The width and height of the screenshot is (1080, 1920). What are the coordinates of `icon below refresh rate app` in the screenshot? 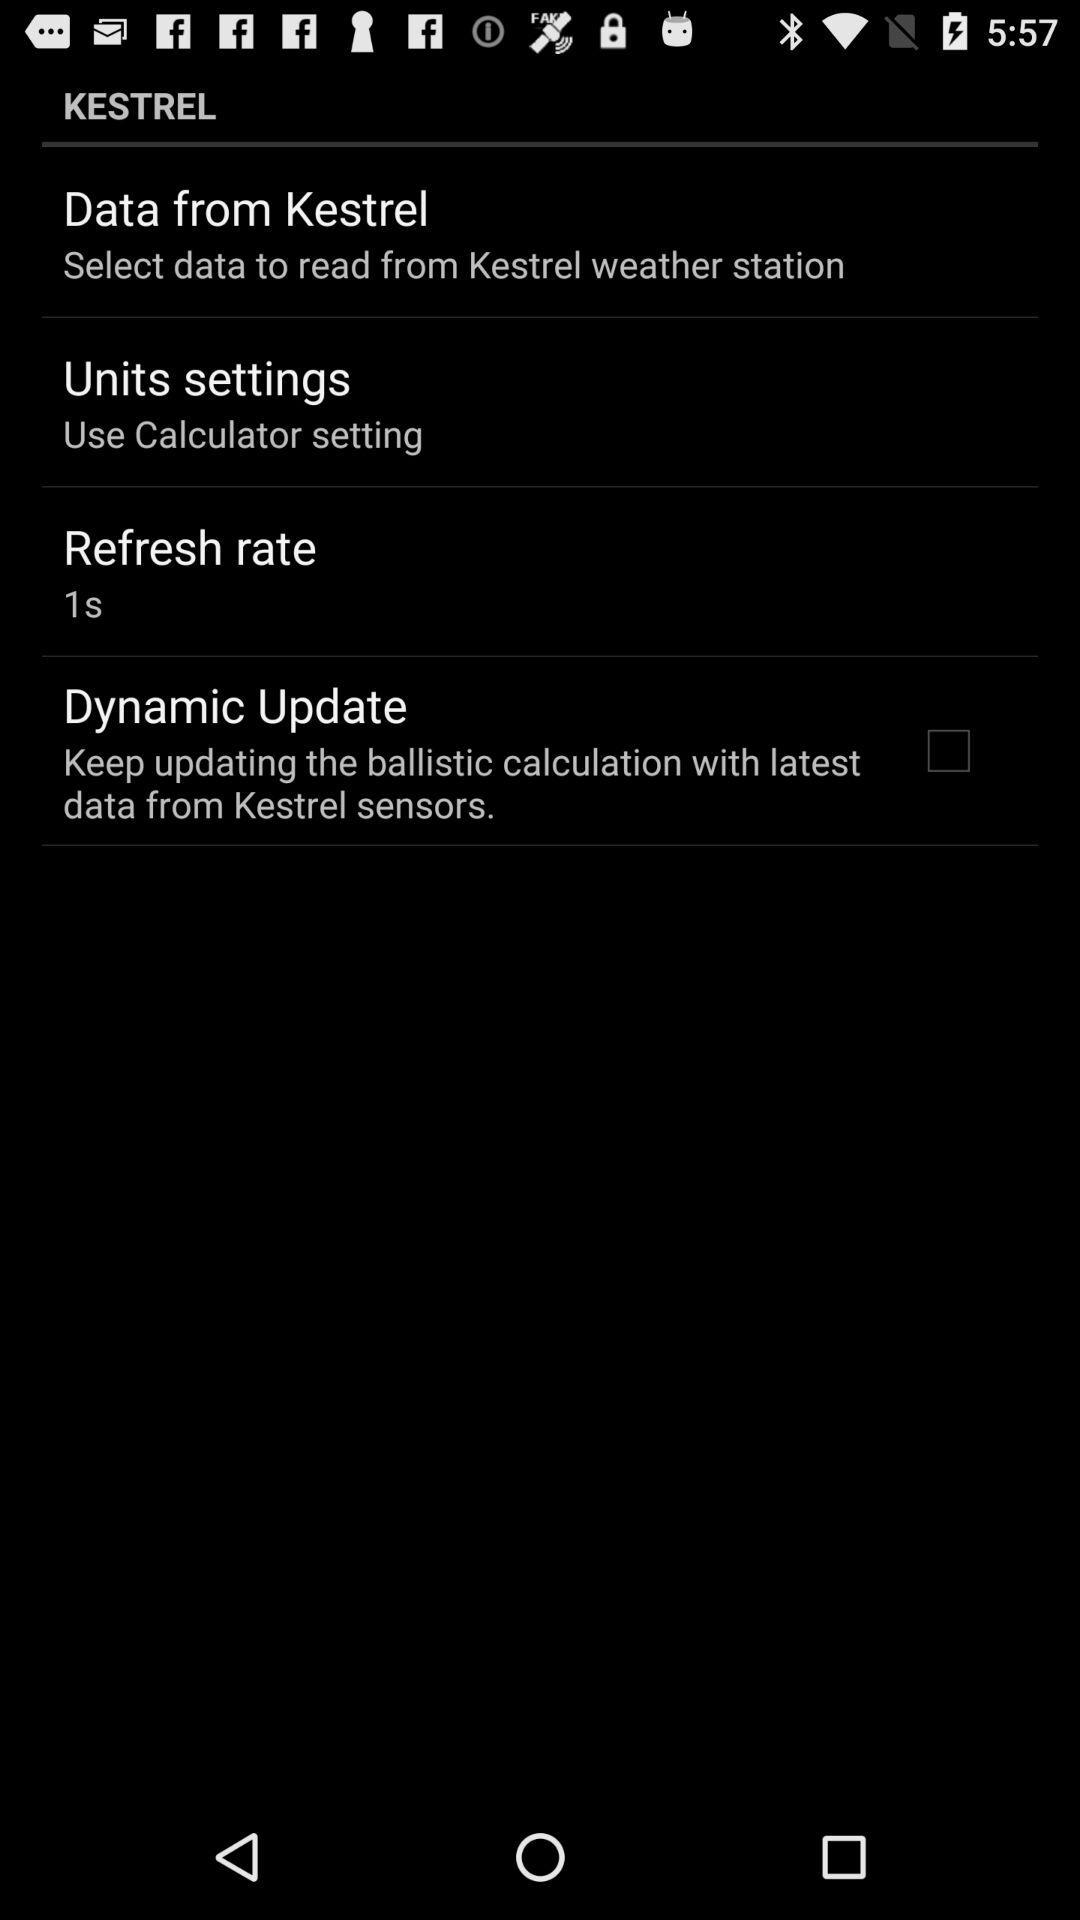 It's located at (81, 602).